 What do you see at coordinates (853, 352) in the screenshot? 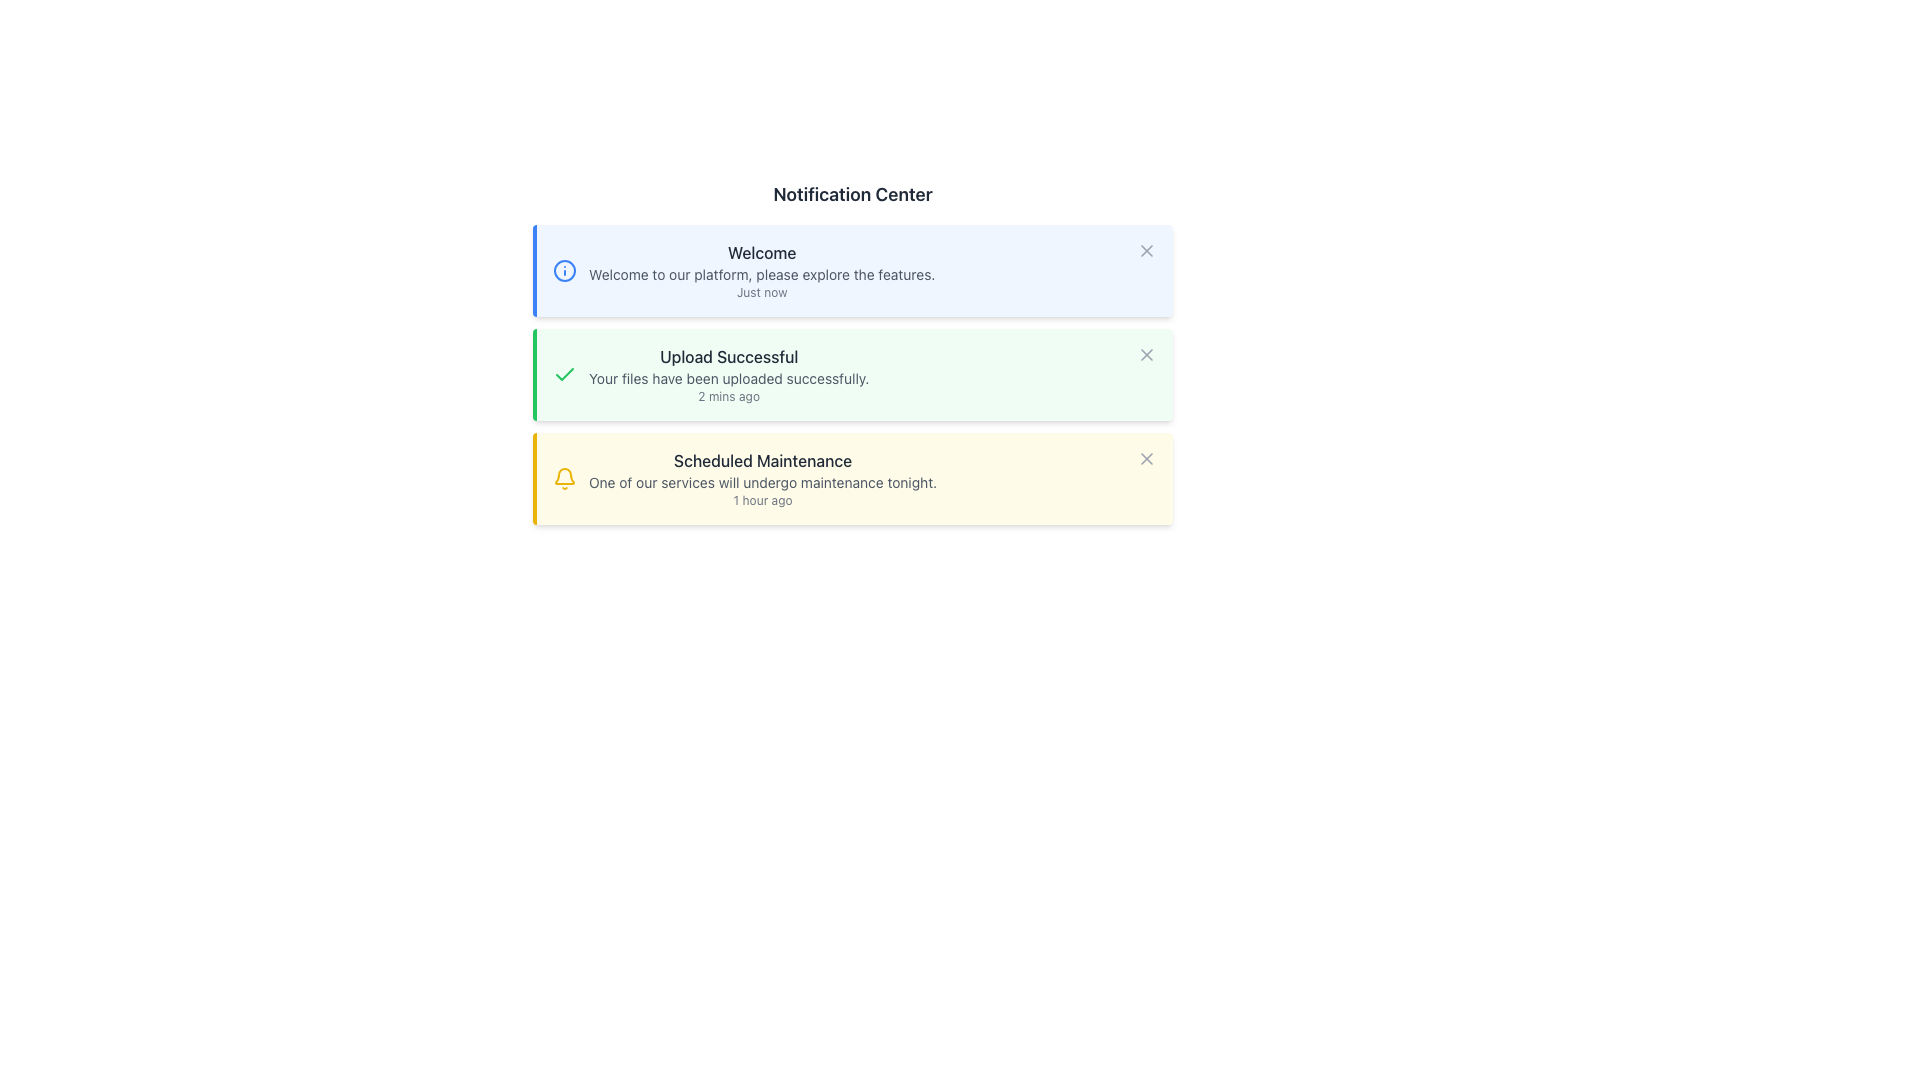
I see `the second notification card in the notification center, which informs users of a successful file upload operation and is located between a blue-bordered 'Welcome' notification and a yellow-bordered 'Scheduled Maintenance' notification` at bounding box center [853, 352].